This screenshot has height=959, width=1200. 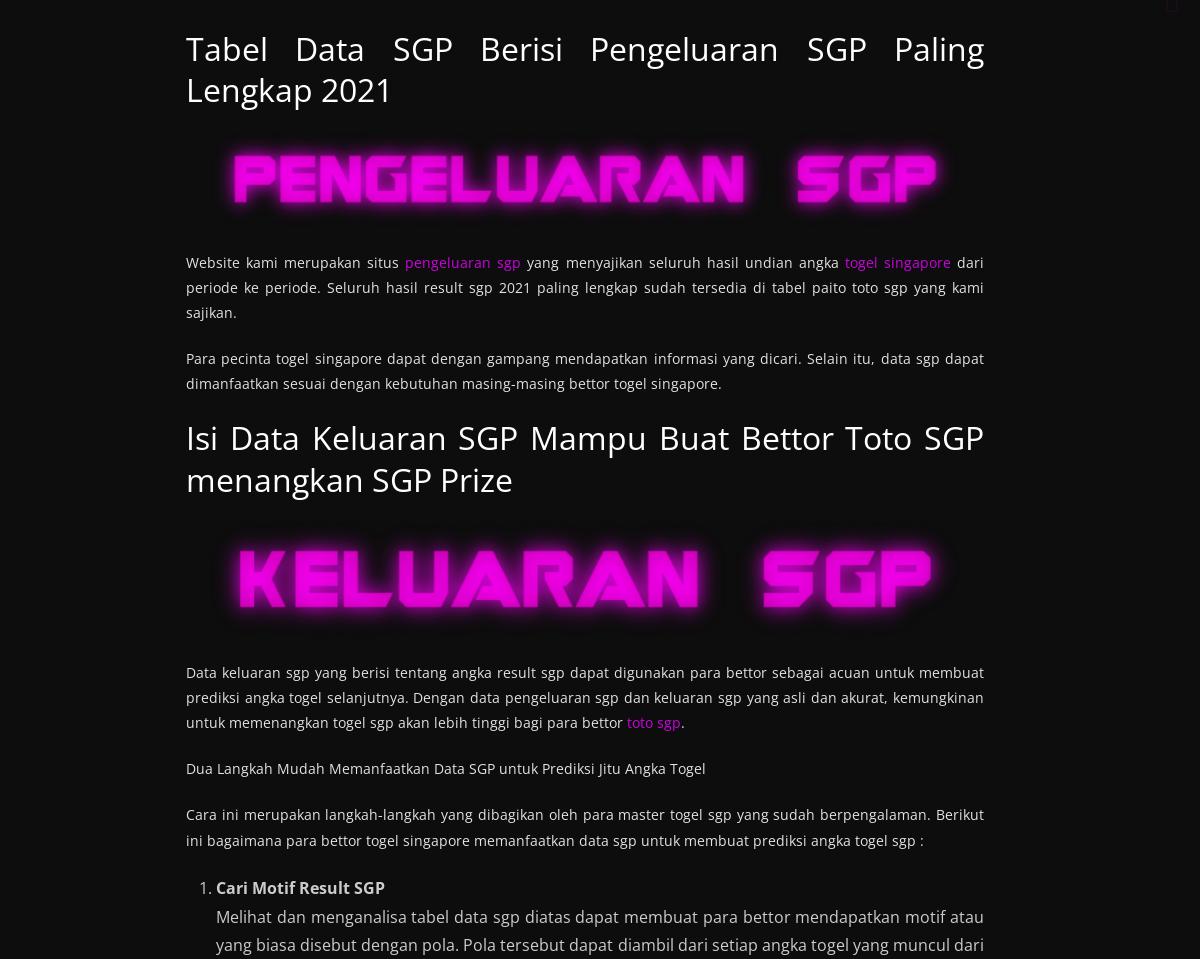 What do you see at coordinates (185, 371) in the screenshot?
I see `'Para pecinta togel singapore dapat dengan gampang mendapatkan informasi yang dicari. Selain itu, data sgp dapat dimanfaatkan sesuai dengan kebutuhan masing-masing bettor togel singapore.'` at bounding box center [185, 371].